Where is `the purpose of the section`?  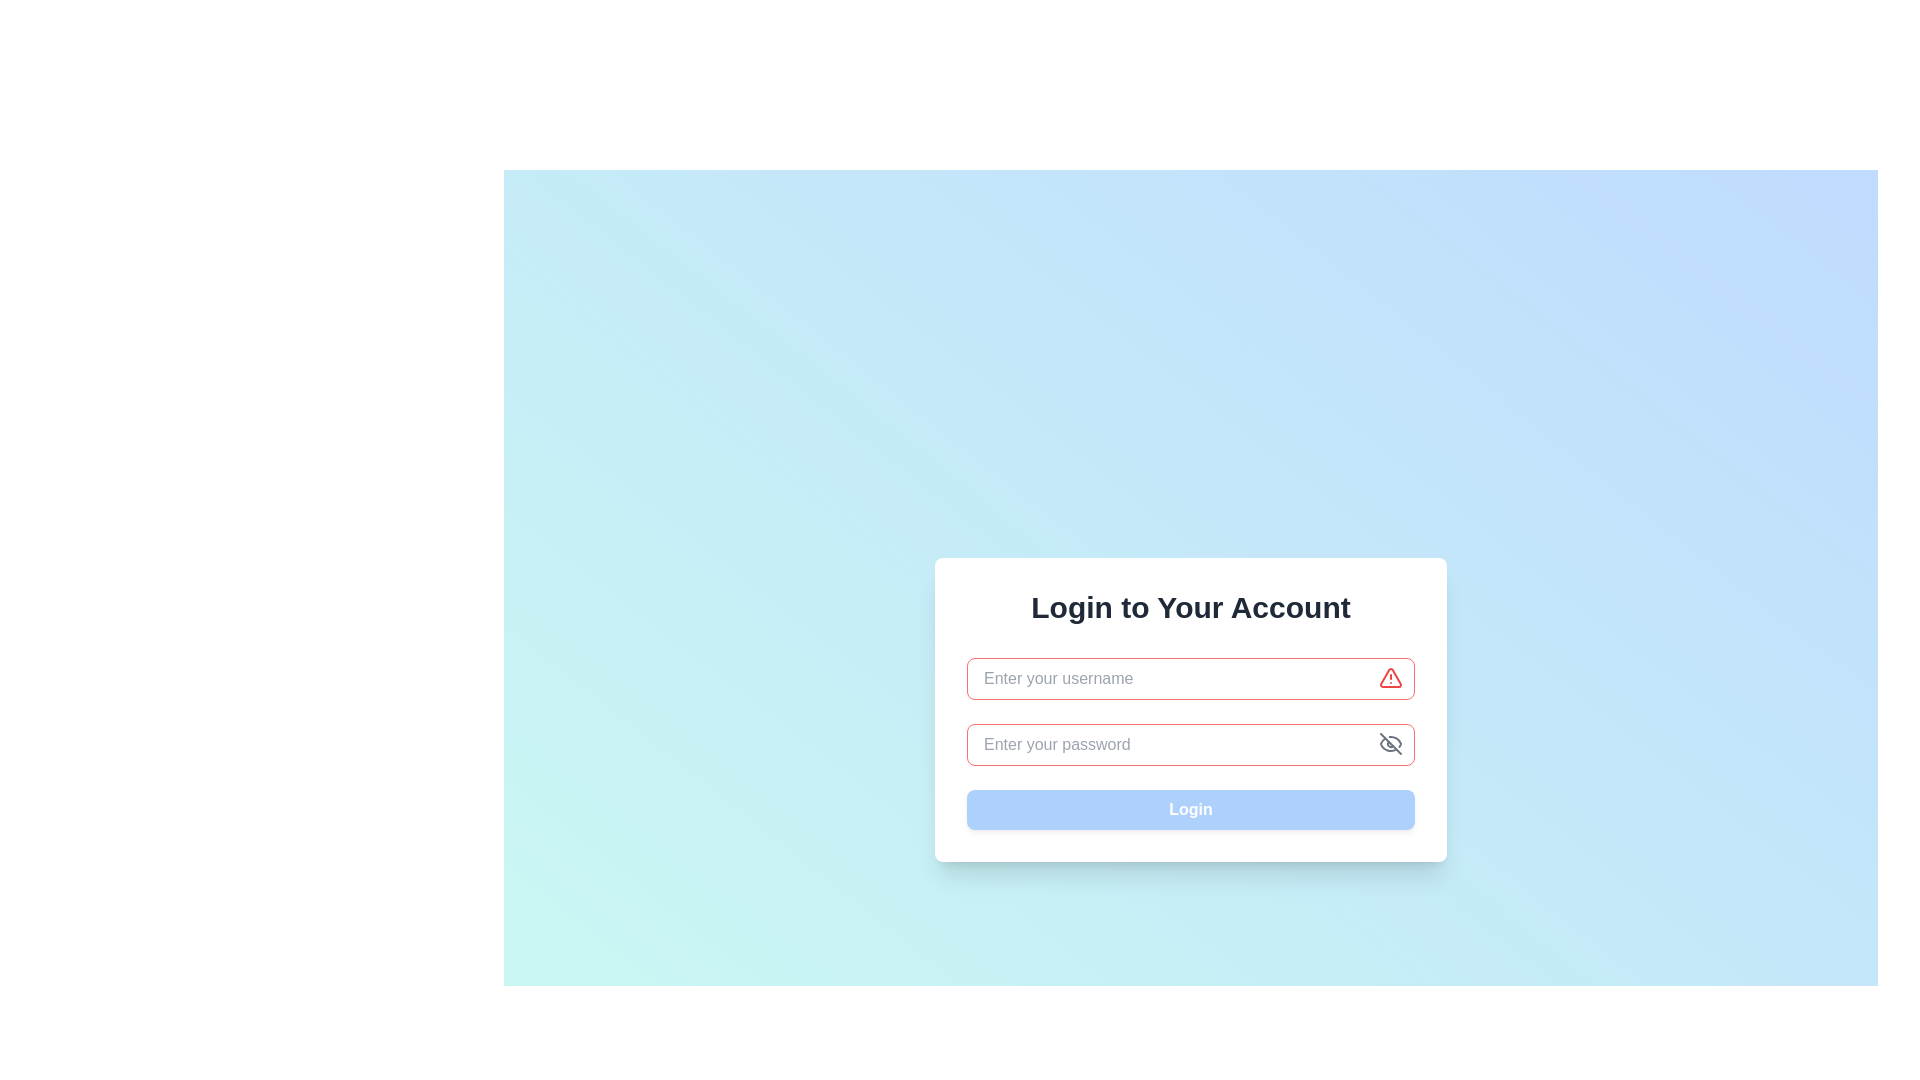
the purpose of the section is located at coordinates (1190, 607).